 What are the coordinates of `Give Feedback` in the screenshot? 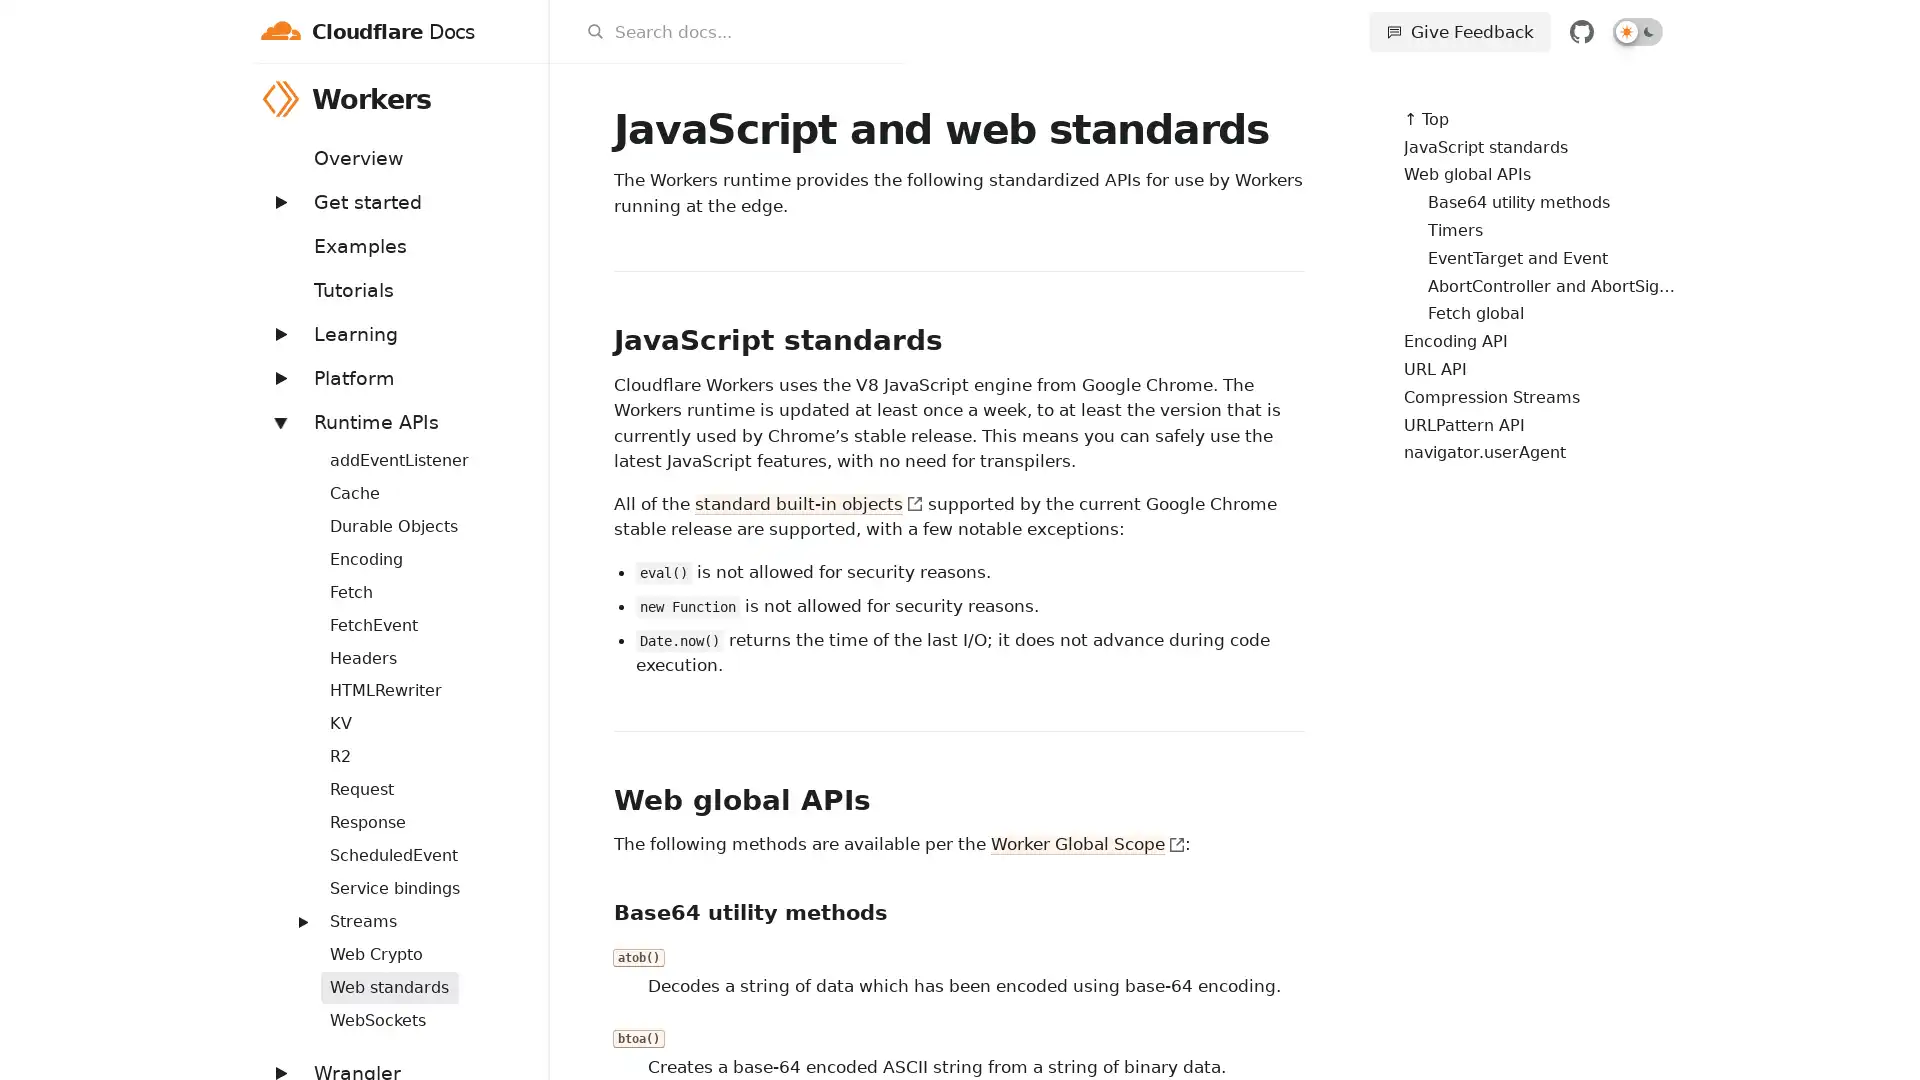 It's located at (1459, 31).